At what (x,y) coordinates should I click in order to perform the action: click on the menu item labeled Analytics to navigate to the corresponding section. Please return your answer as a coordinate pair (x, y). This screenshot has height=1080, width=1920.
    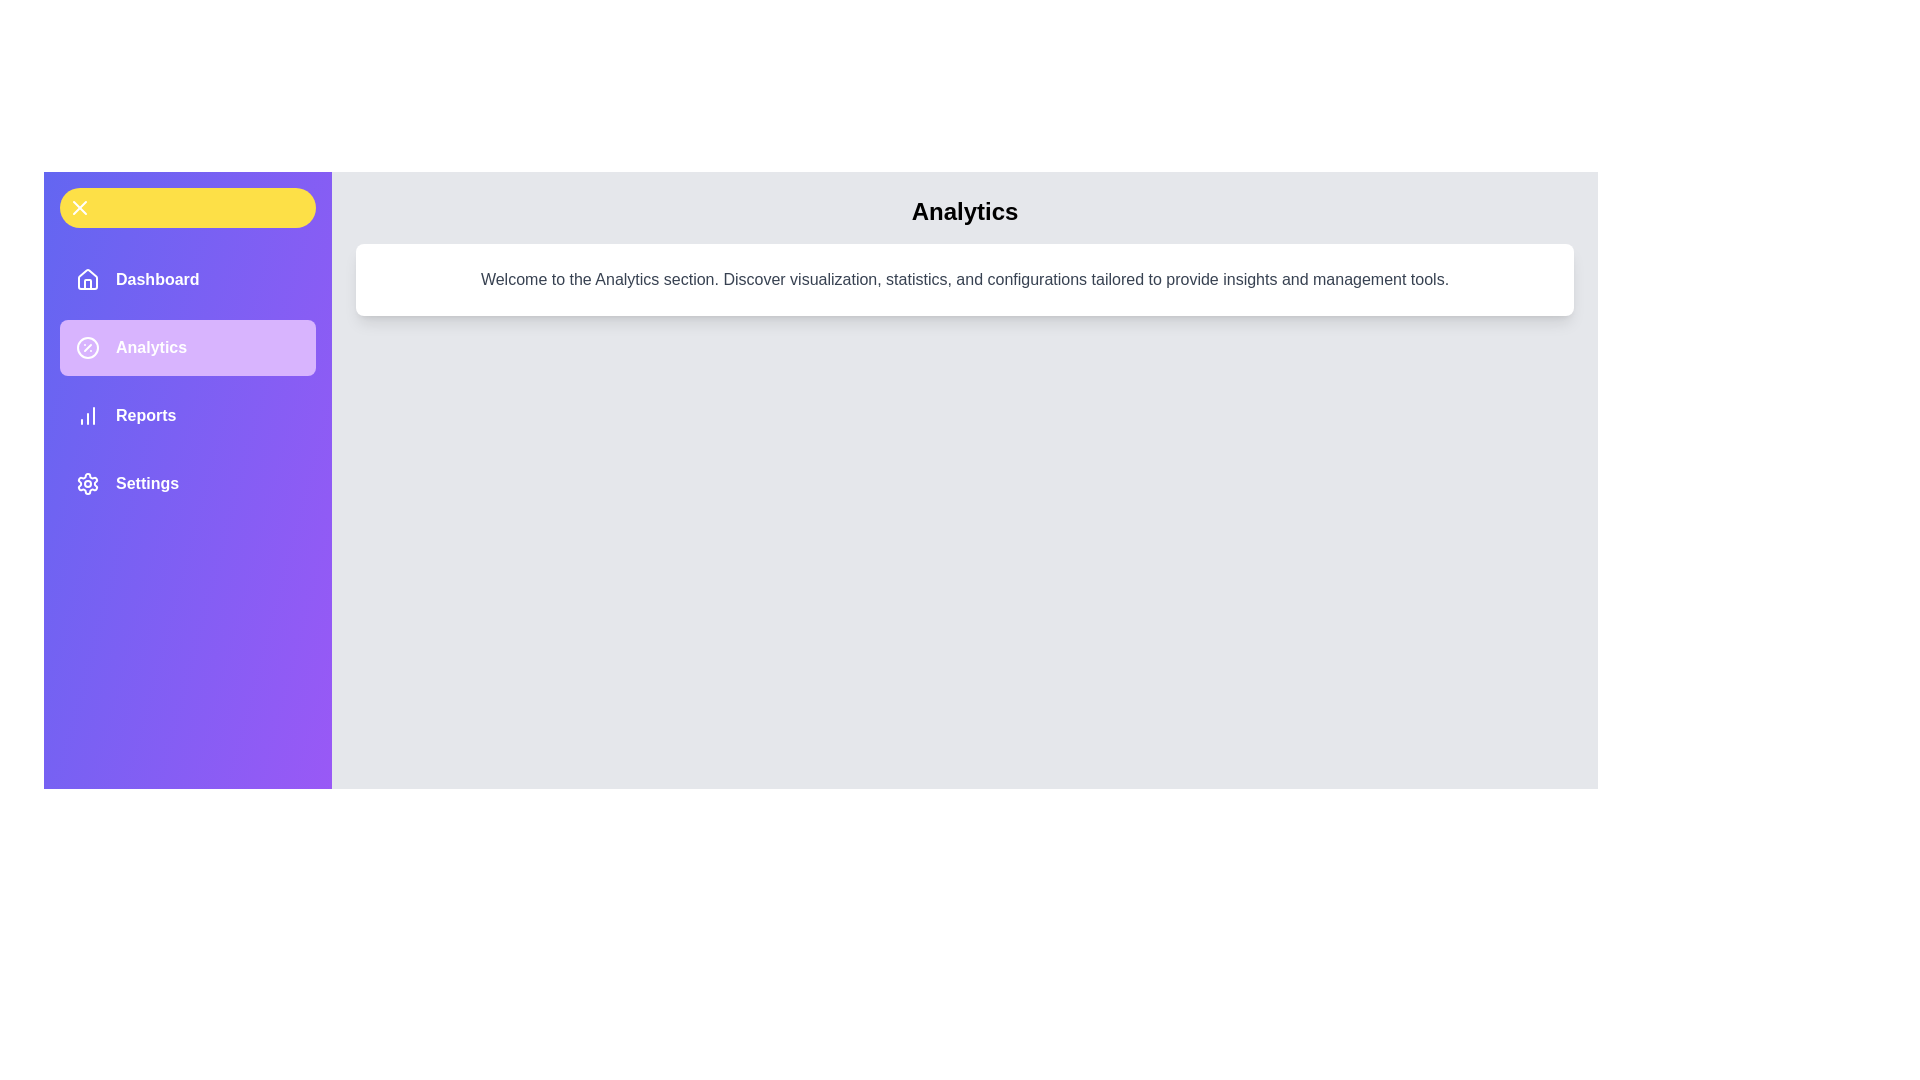
    Looking at the image, I should click on (187, 346).